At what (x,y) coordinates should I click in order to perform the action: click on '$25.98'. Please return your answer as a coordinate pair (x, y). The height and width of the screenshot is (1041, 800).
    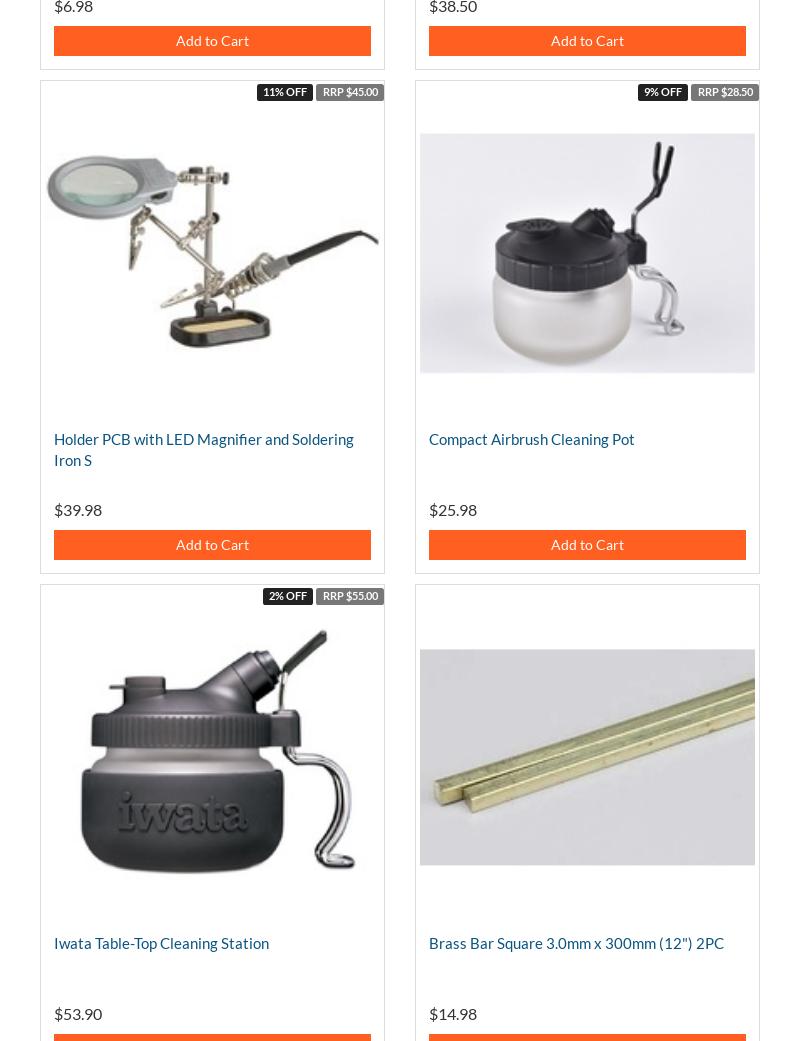
    Looking at the image, I should click on (451, 507).